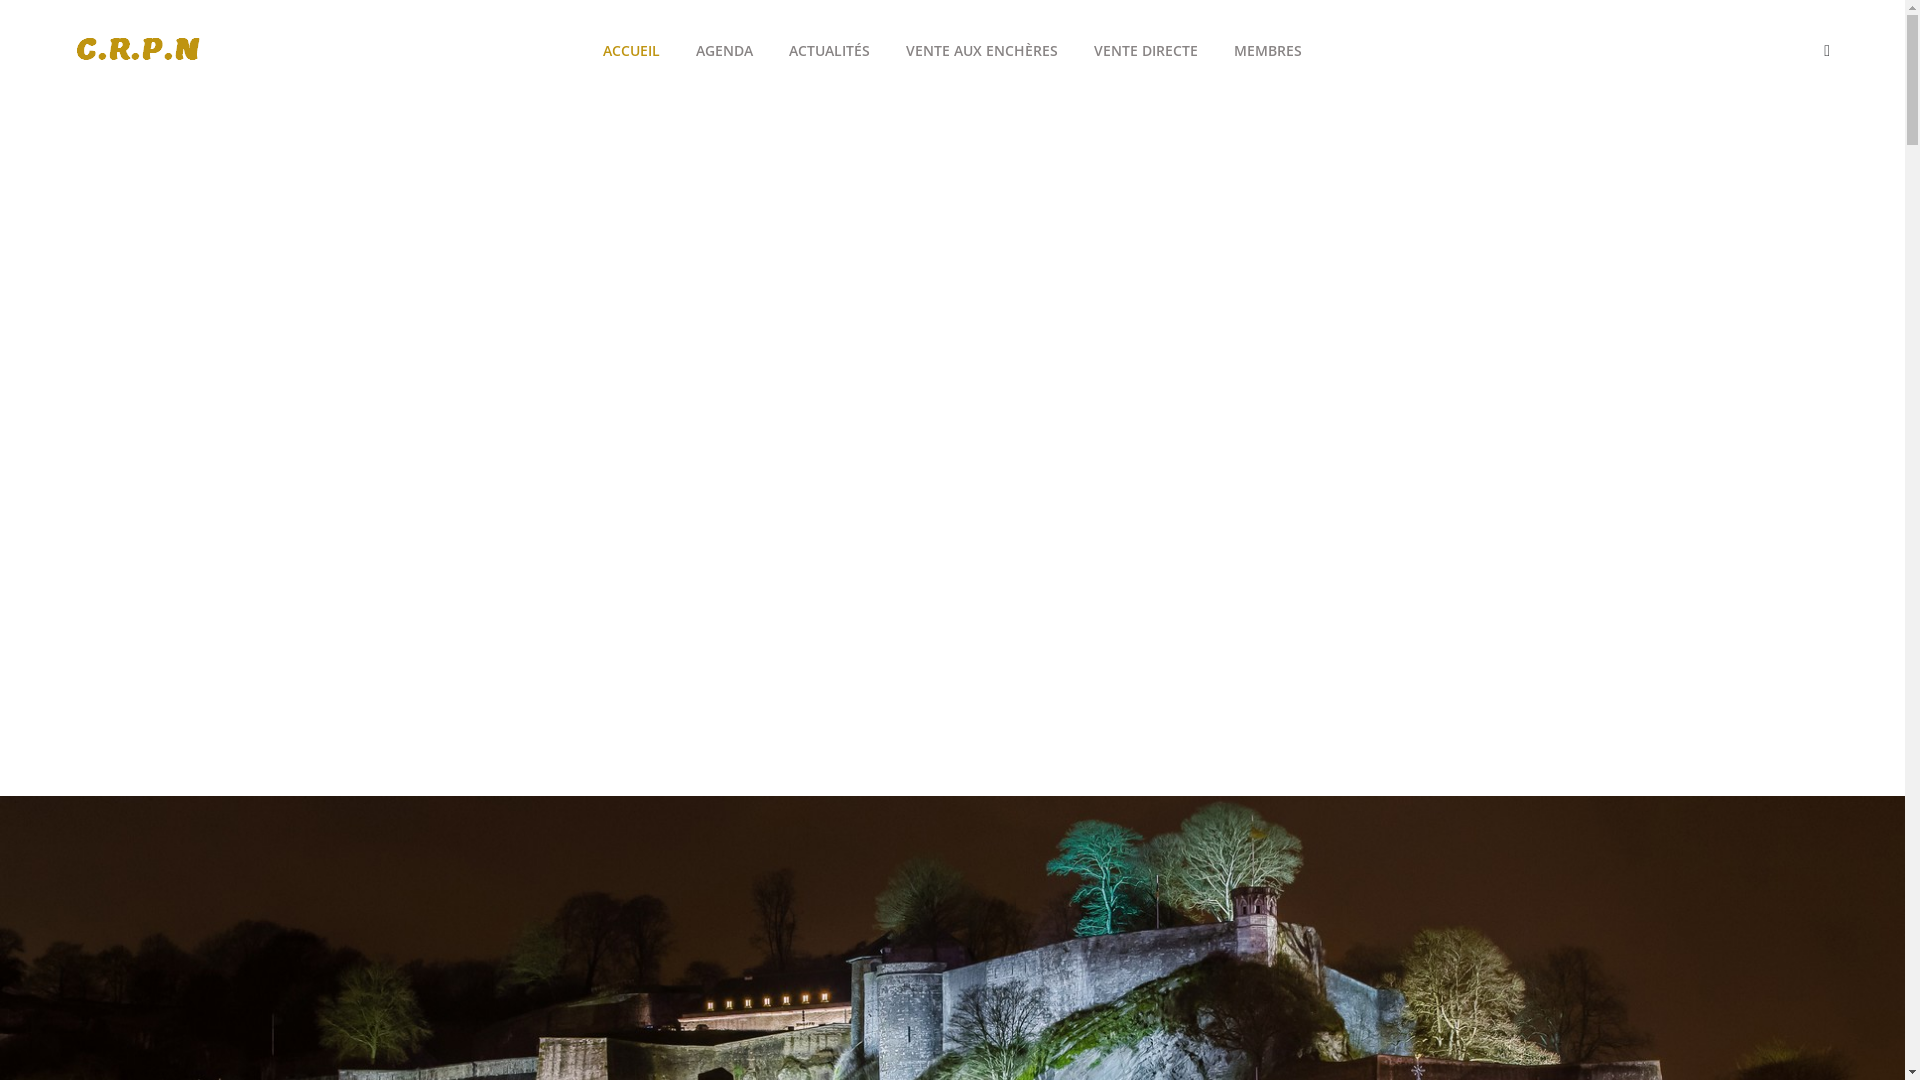 The image size is (1920, 1080). Describe the element at coordinates (680, 49) in the screenshot. I see `'AGENDA'` at that location.